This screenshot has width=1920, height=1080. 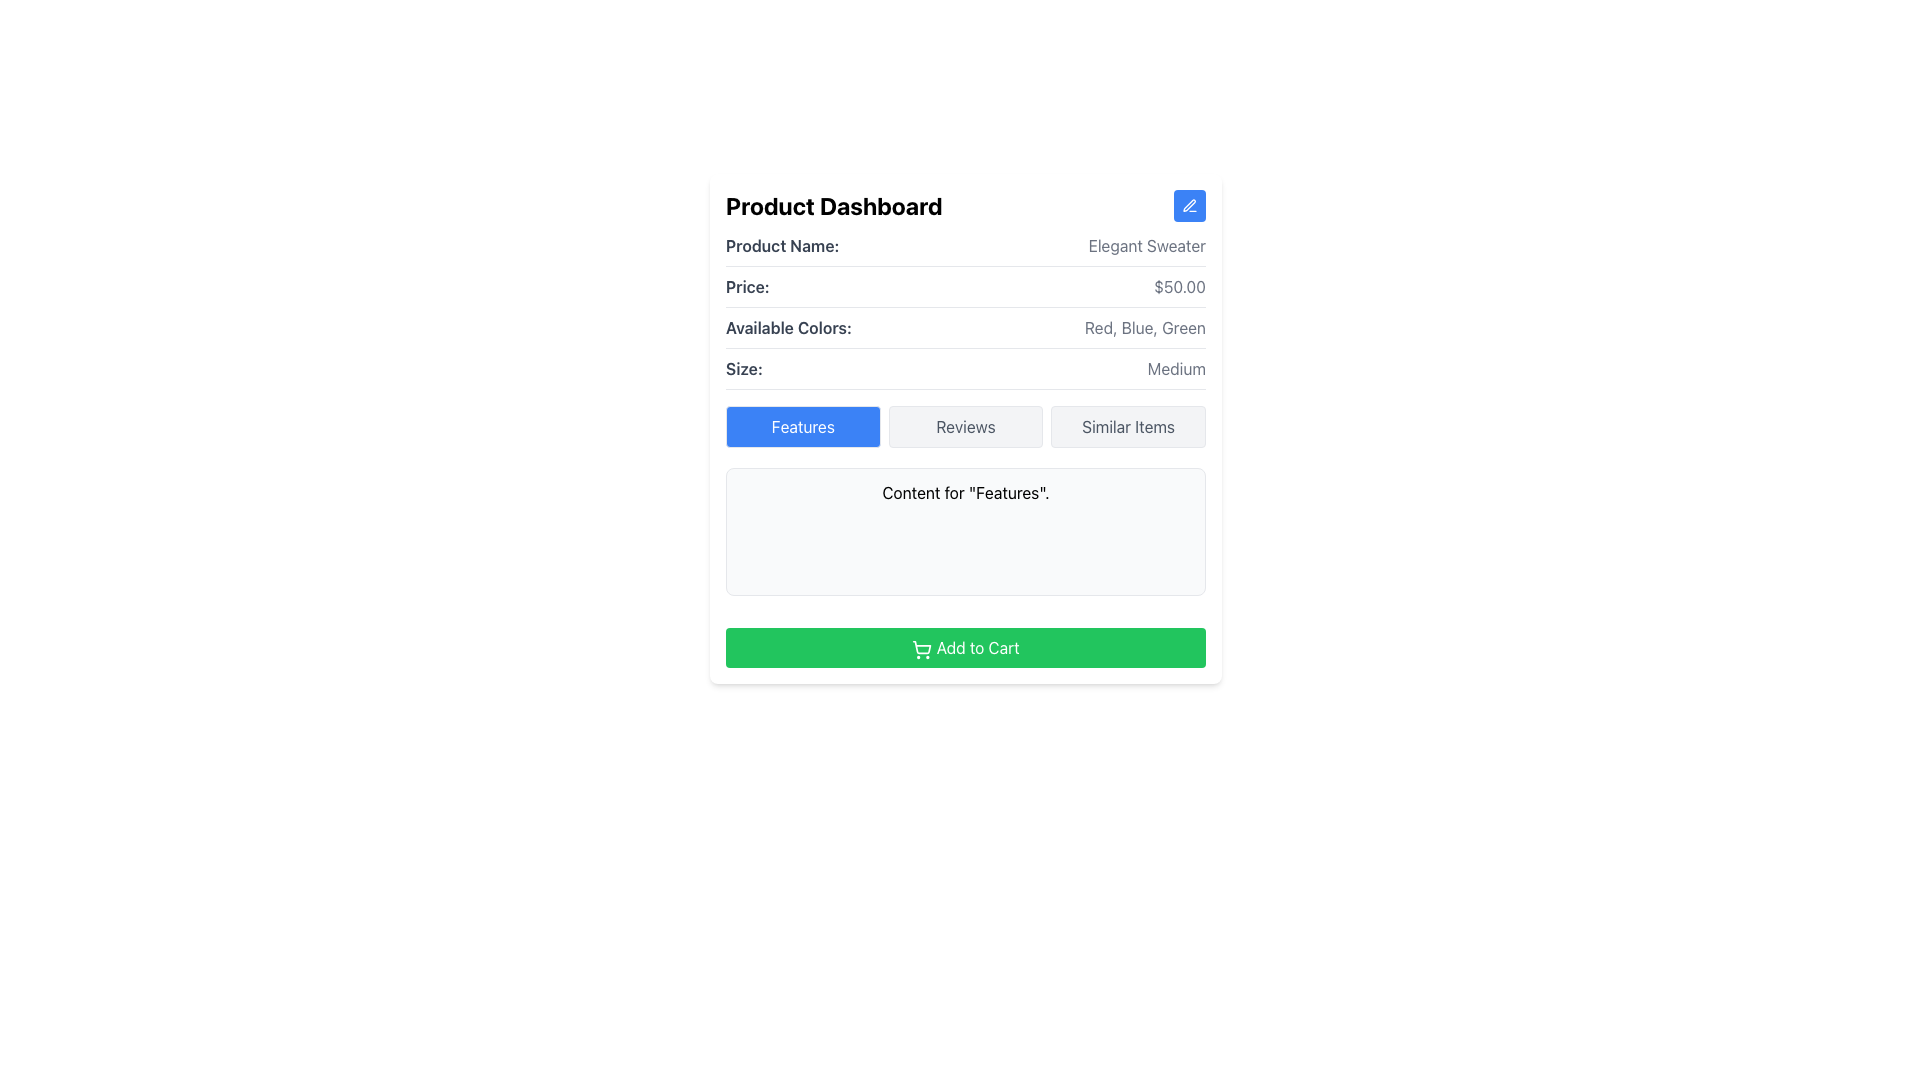 I want to click on the 'Add to Cart' button, which is a rectangular button with a green background and white text, located at the bottom center of the 'Product Dashboard' section, so click(x=965, y=648).